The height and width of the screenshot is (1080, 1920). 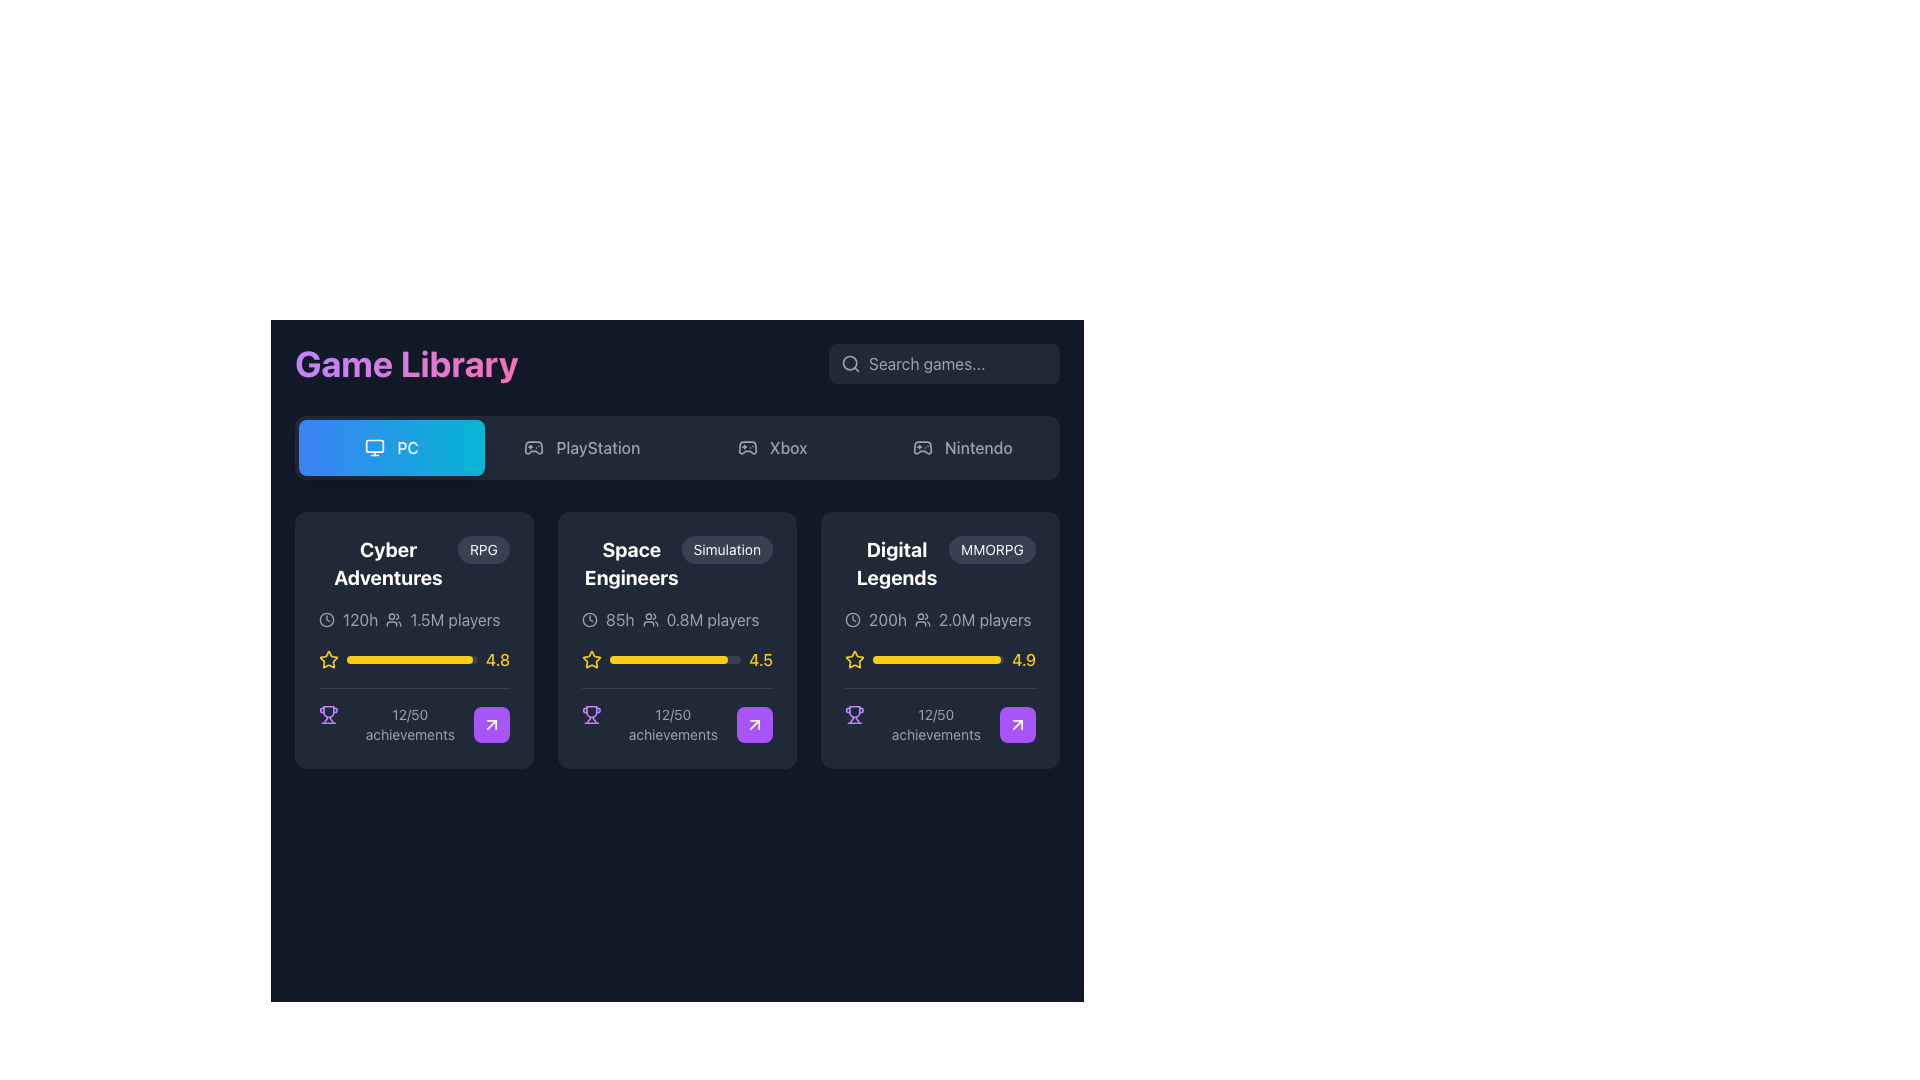 What do you see at coordinates (978, 446) in the screenshot?
I see `the Nintendo platform filter label in the game library interface` at bounding box center [978, 446].